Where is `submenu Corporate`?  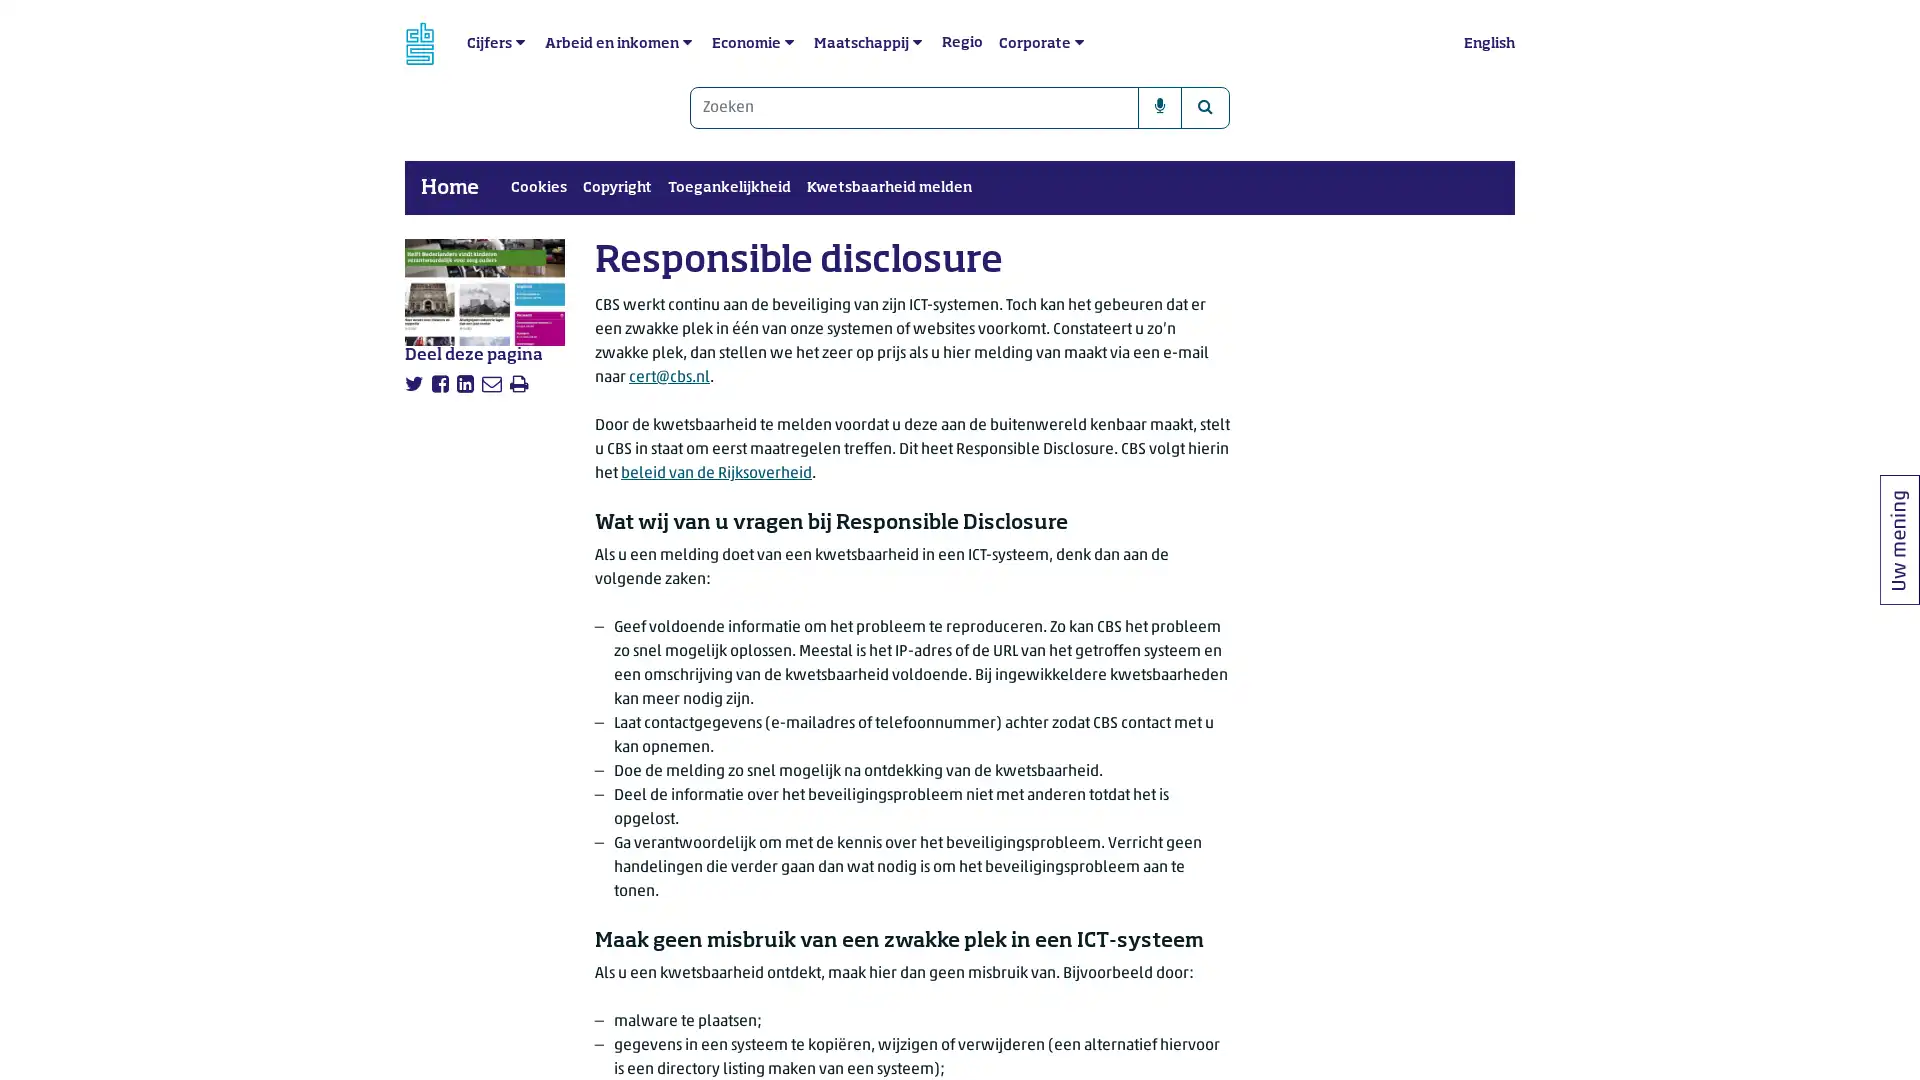
submenu Corporate is located at coordinates (1078, 42).